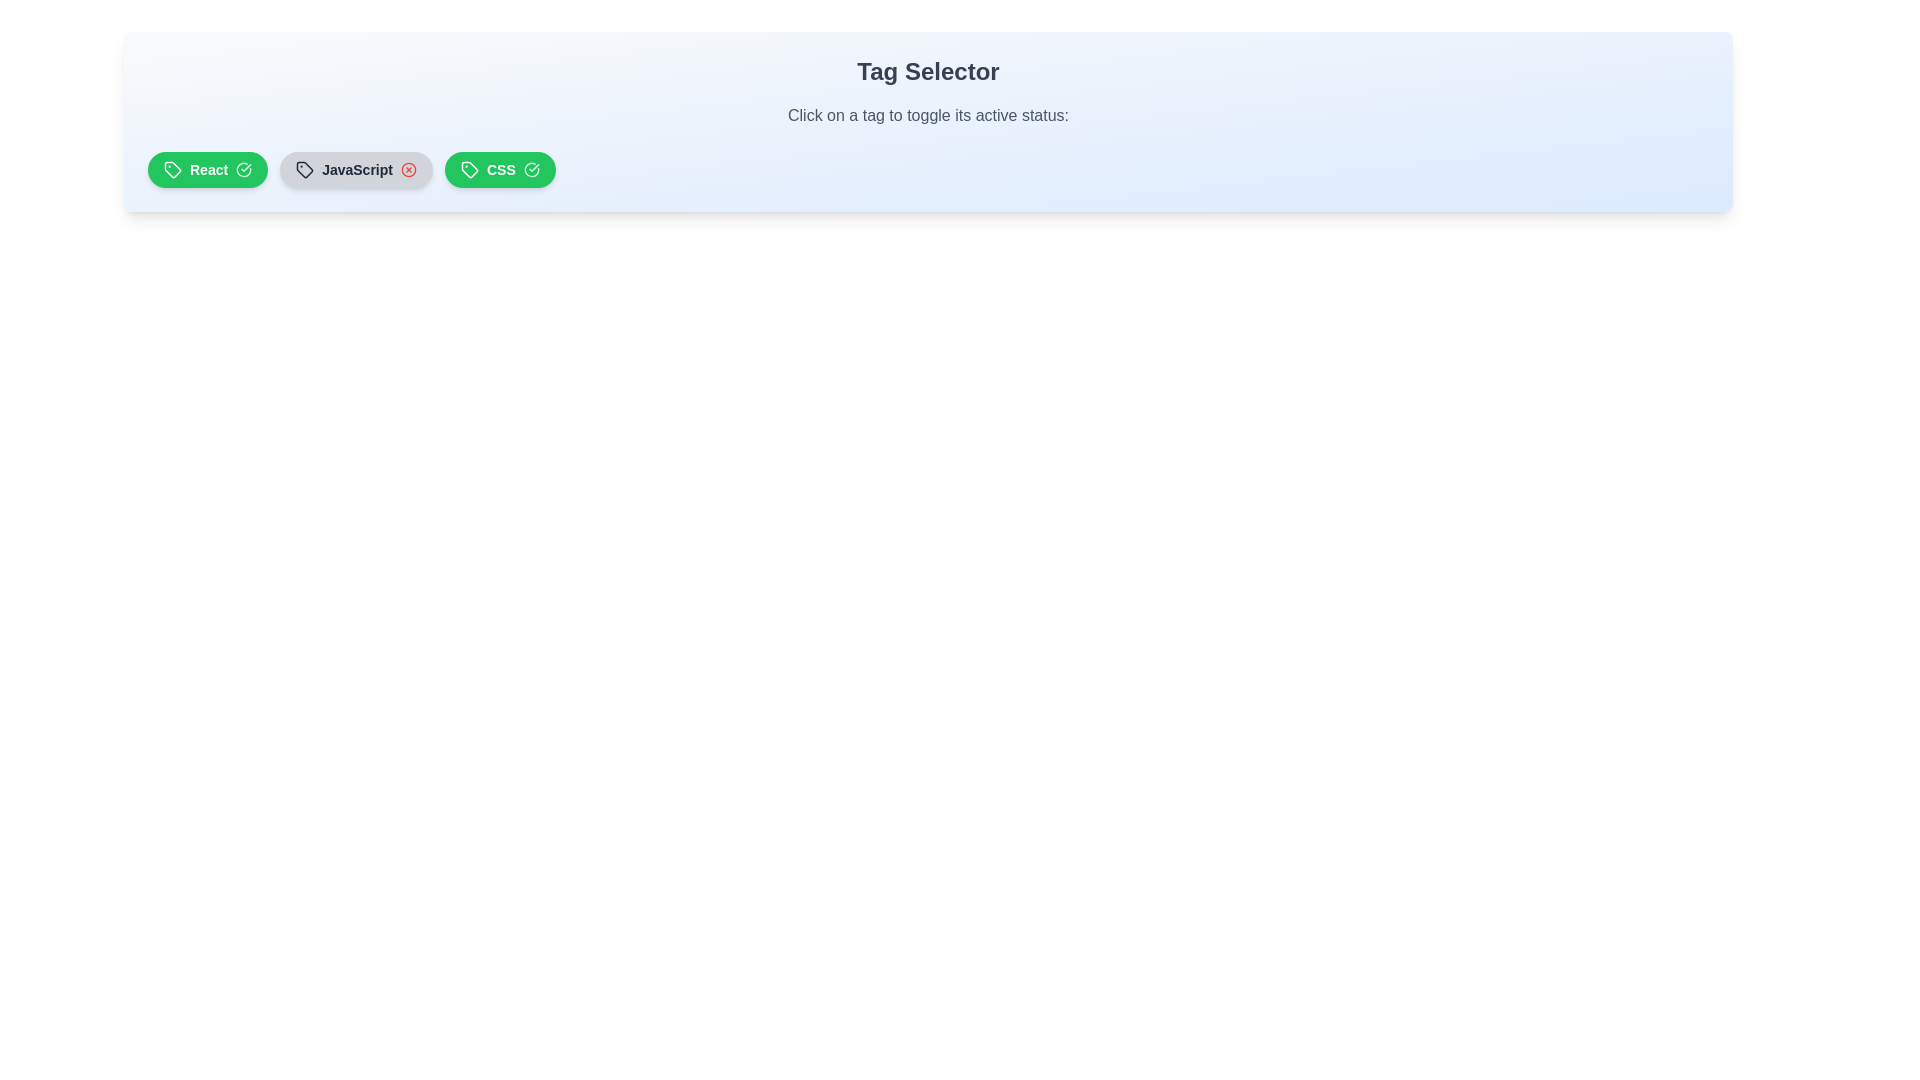 This screenshot has height=1080, width=1920. Describe the element at coordinates (499, 168) in the screenshot. I see `the tag button labeled CSS to view its hover effect` at that location.